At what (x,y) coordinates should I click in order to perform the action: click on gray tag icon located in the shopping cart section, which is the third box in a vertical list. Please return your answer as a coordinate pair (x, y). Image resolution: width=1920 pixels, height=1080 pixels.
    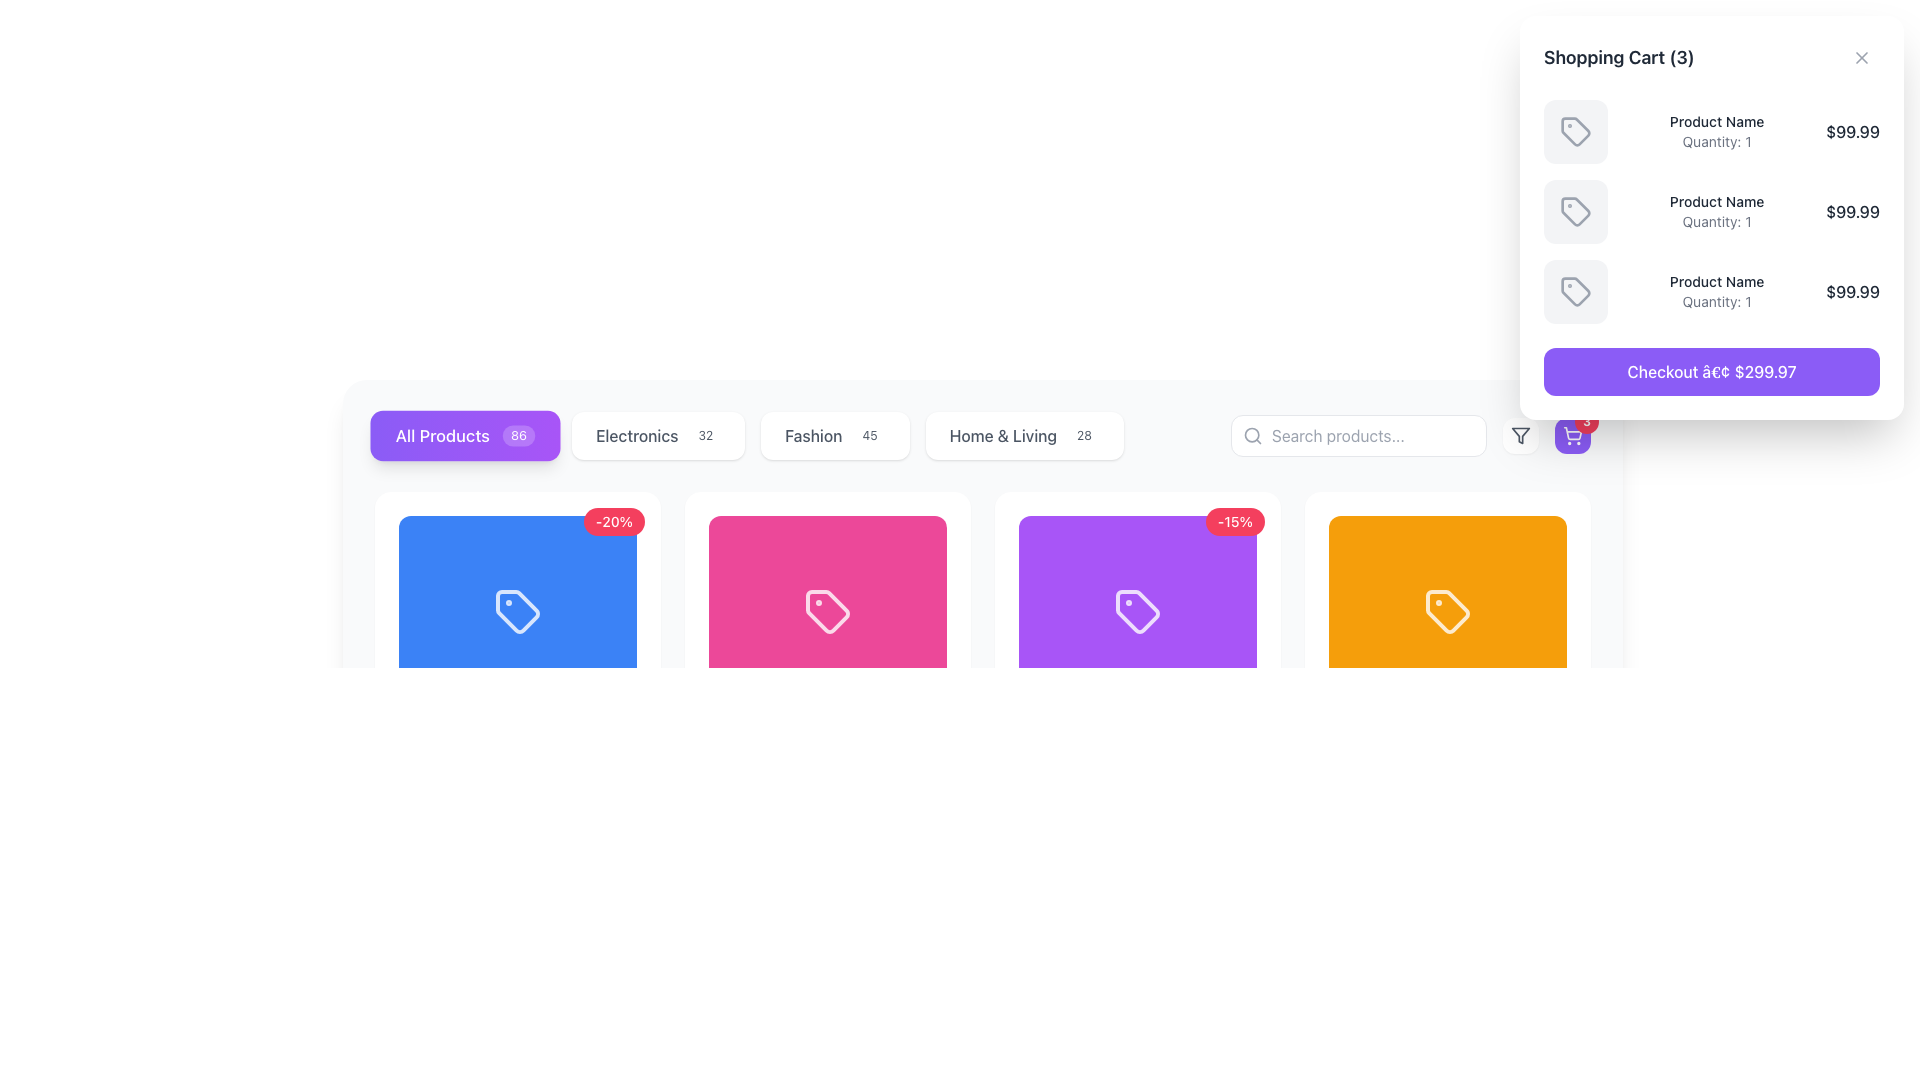
    Looking at the image, I should click on (1574, 292).